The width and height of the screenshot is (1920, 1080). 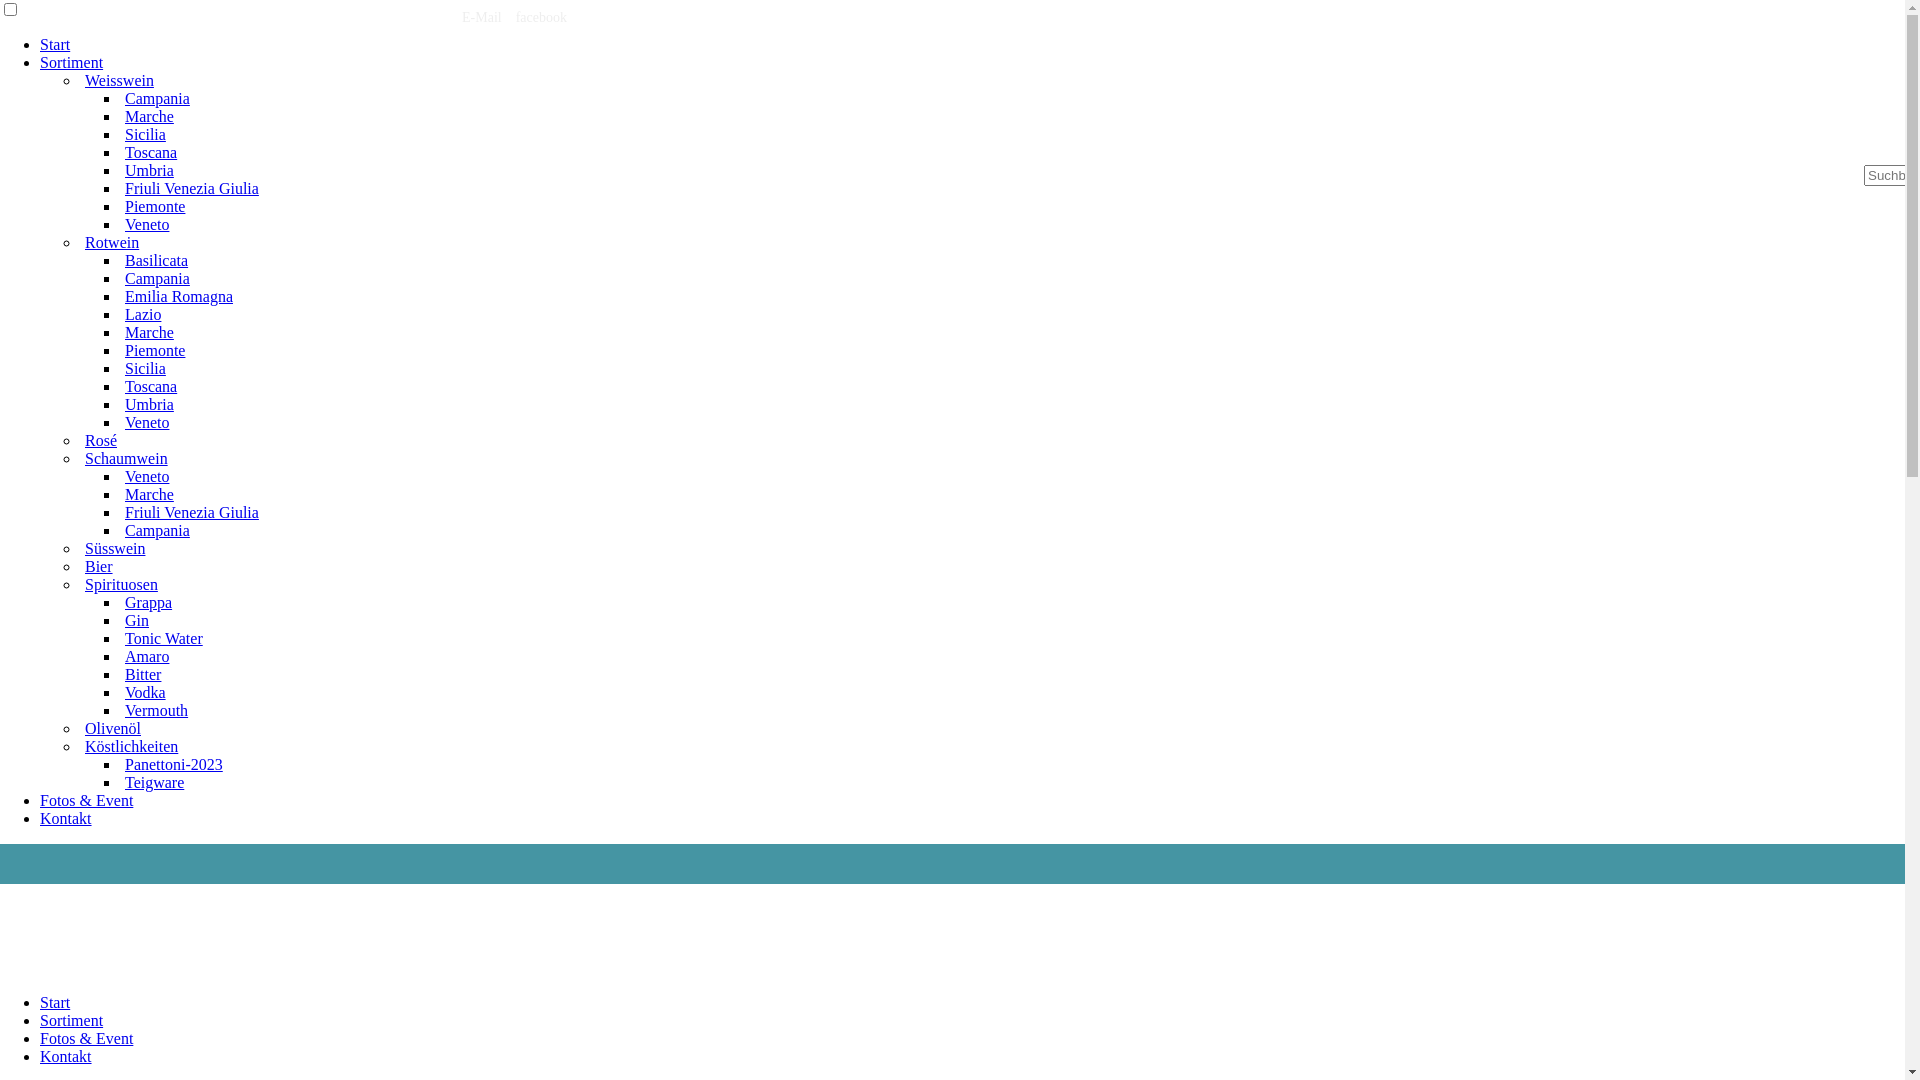 I want to click on 'Lazio', so click(x=142, y=314).